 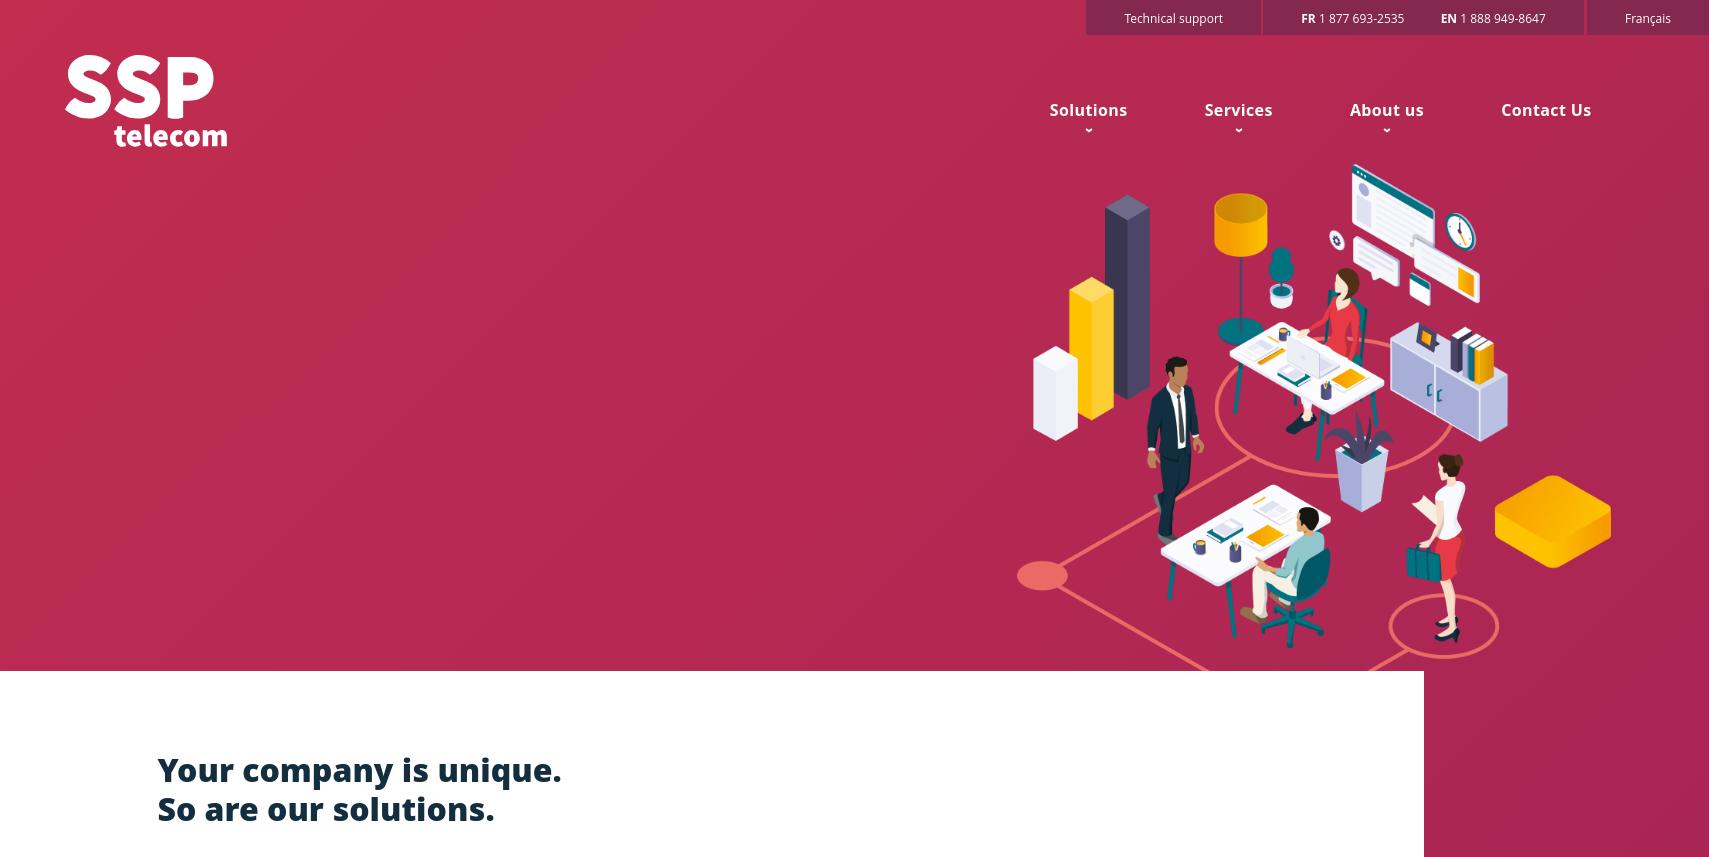 What do you see at coordinates (1647, 18) in the screenshot?
I see `'Français'` at bounding box center [1647, 18].